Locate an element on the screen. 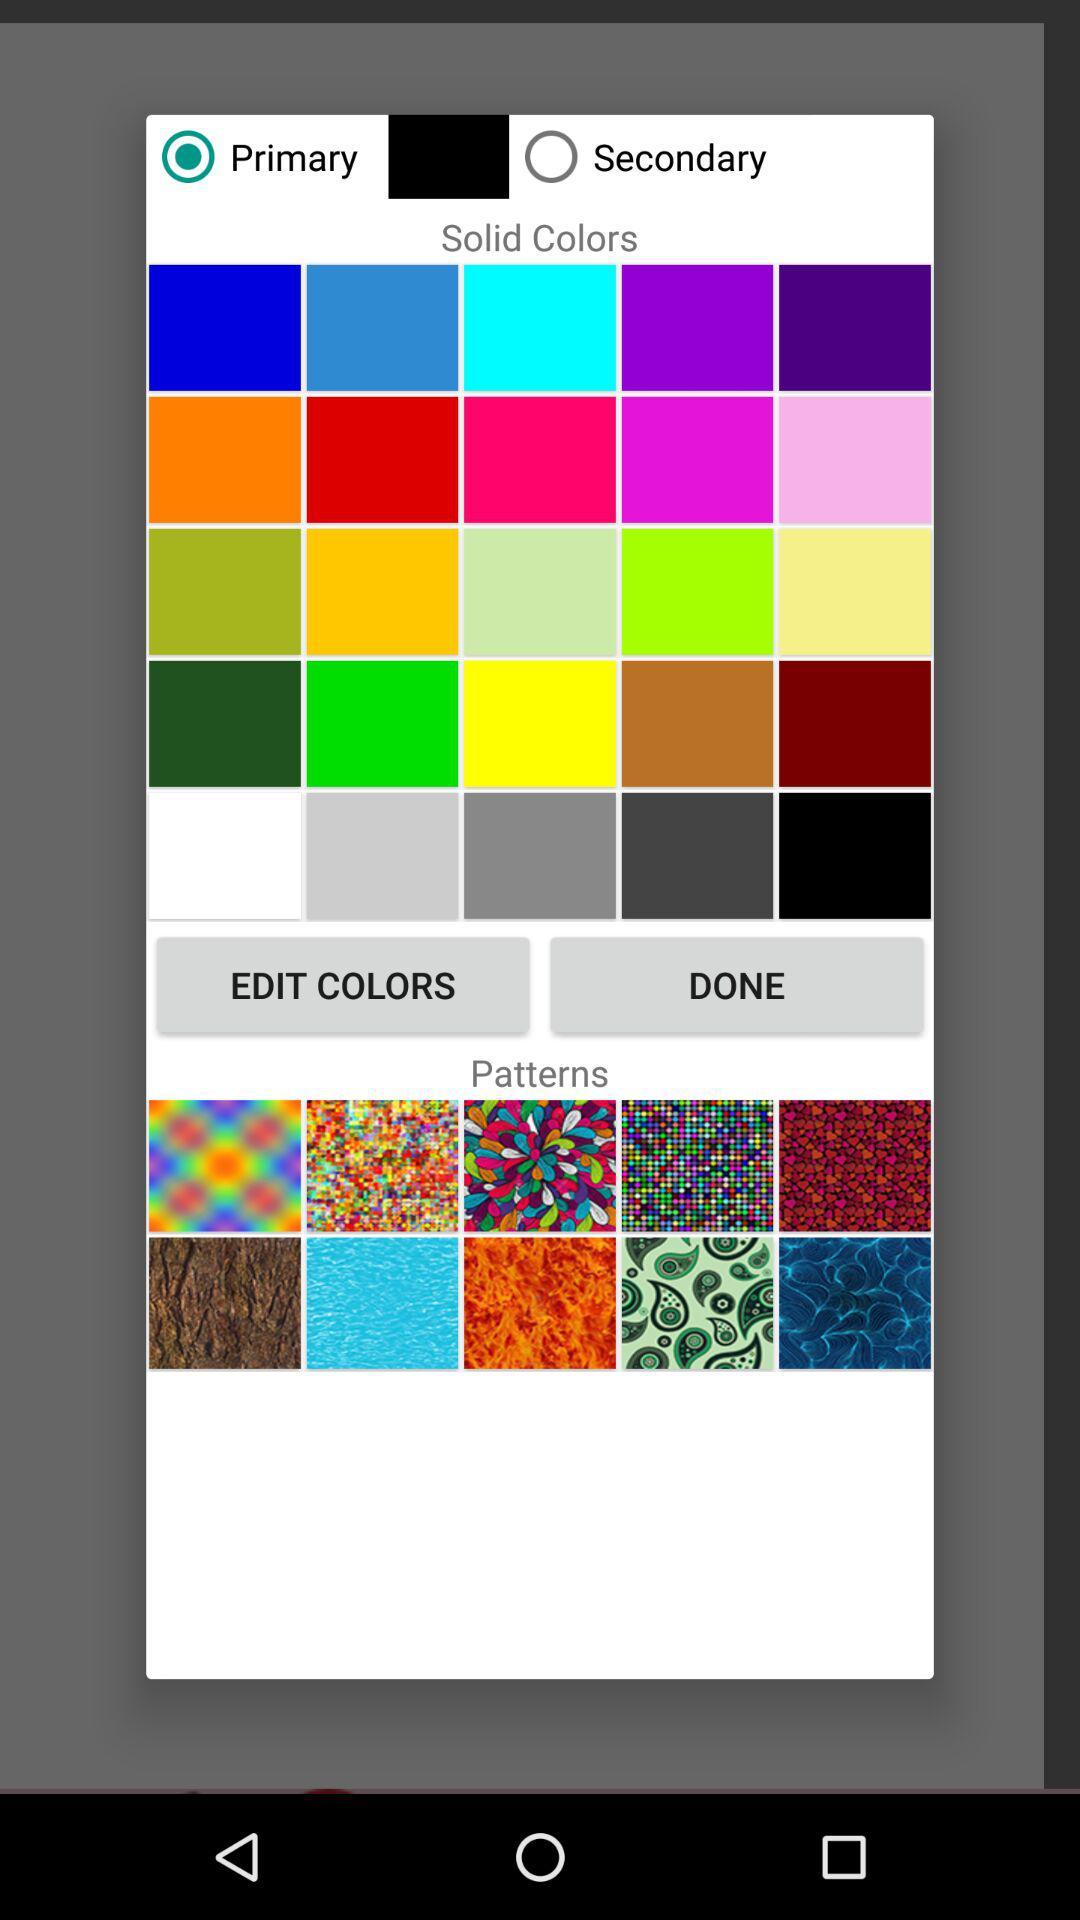 Image resolution: width=1080 pixels, height=1920 pixels. choose color is located at coordinates (382, 722).